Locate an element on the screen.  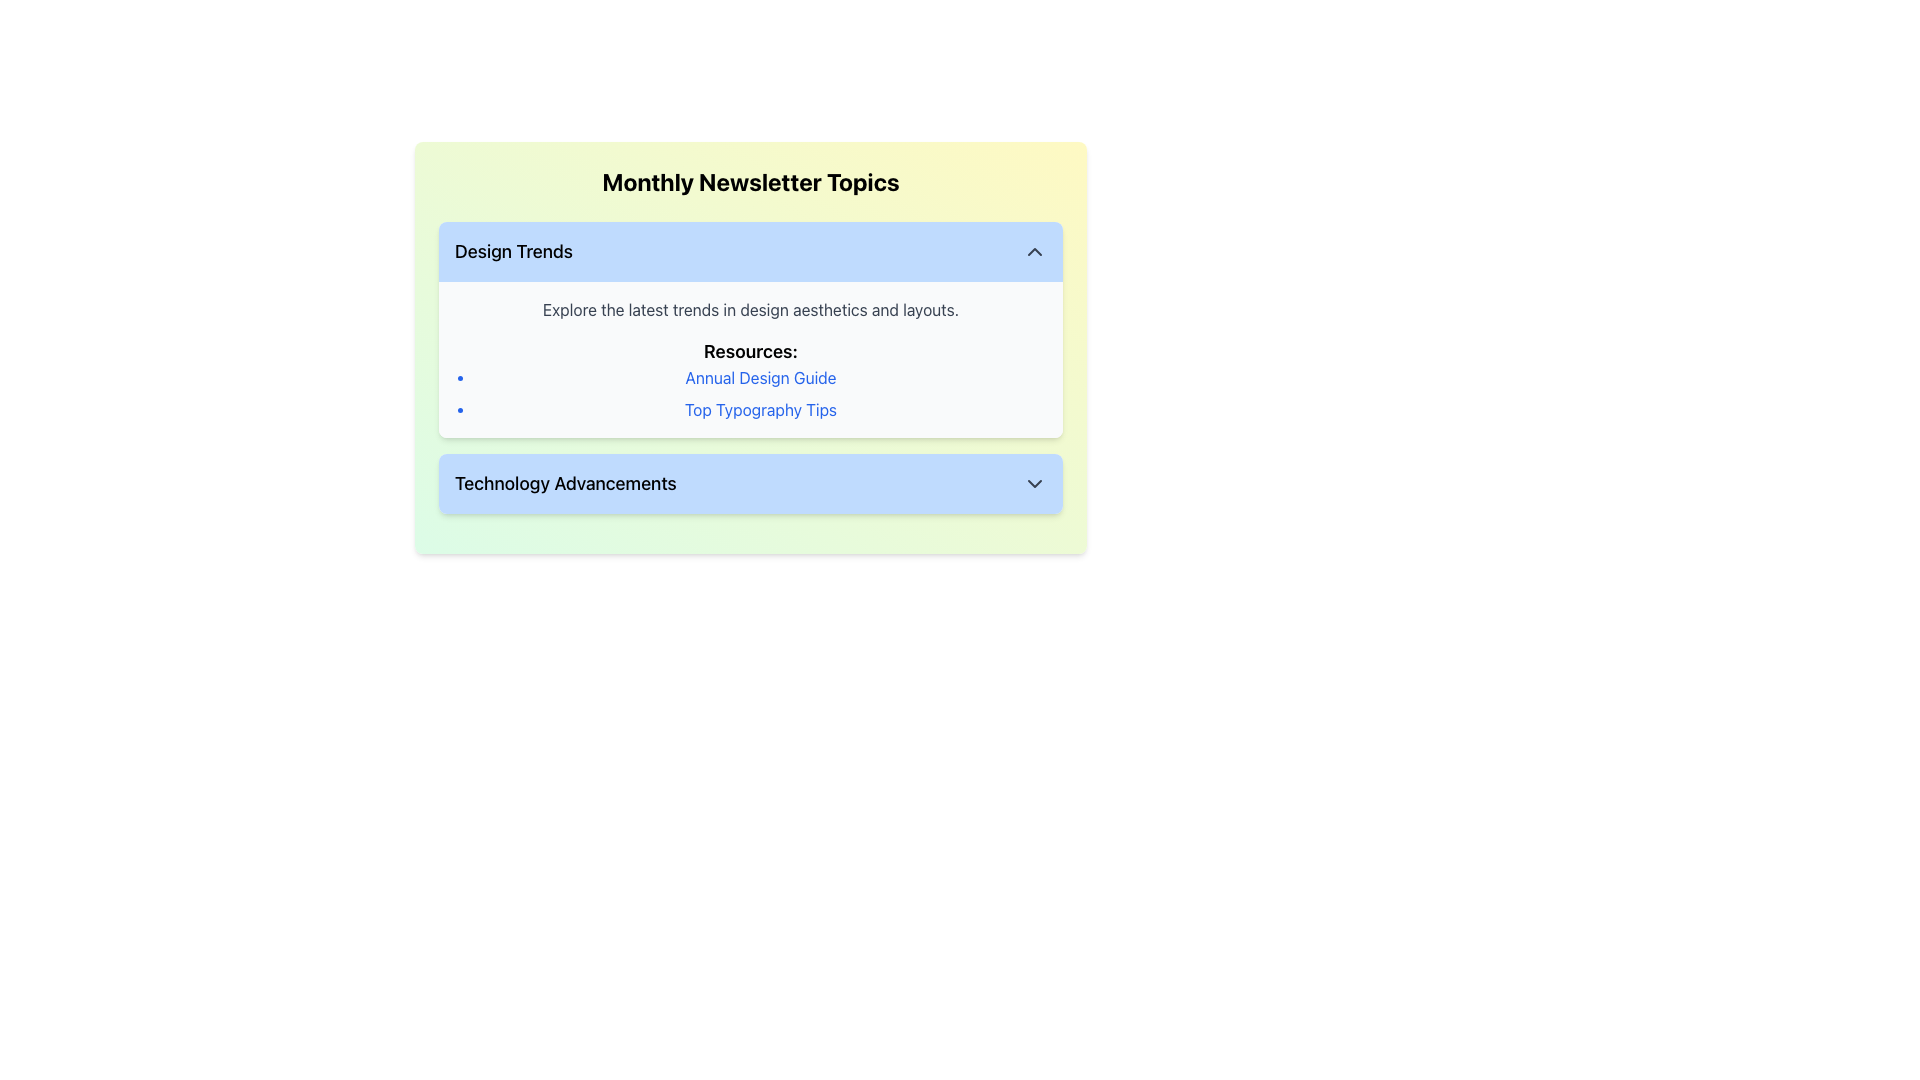
the text link that serves as a navigation component for design guides located beneath the 'Resources' header in the 'Design Trends' section is located at coordinates (760, 378).